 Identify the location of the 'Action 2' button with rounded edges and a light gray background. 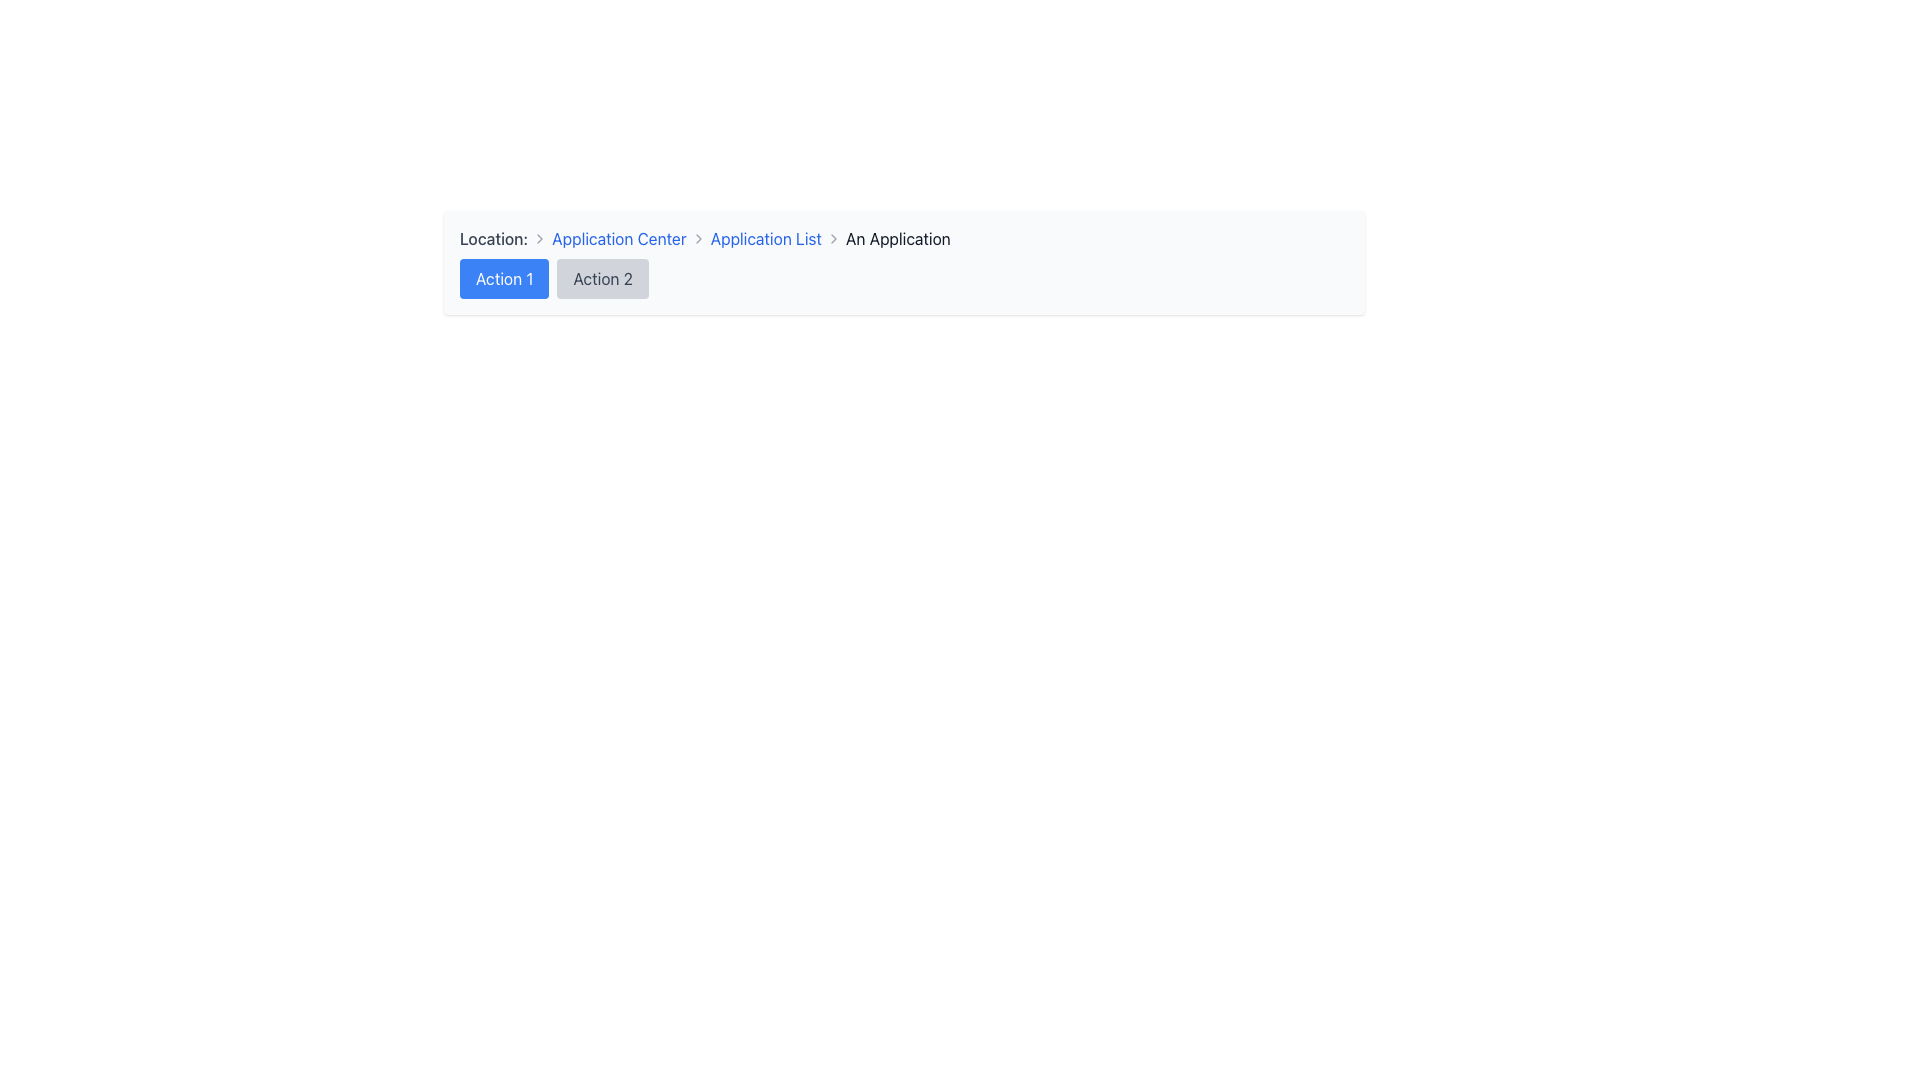
(602, 278).